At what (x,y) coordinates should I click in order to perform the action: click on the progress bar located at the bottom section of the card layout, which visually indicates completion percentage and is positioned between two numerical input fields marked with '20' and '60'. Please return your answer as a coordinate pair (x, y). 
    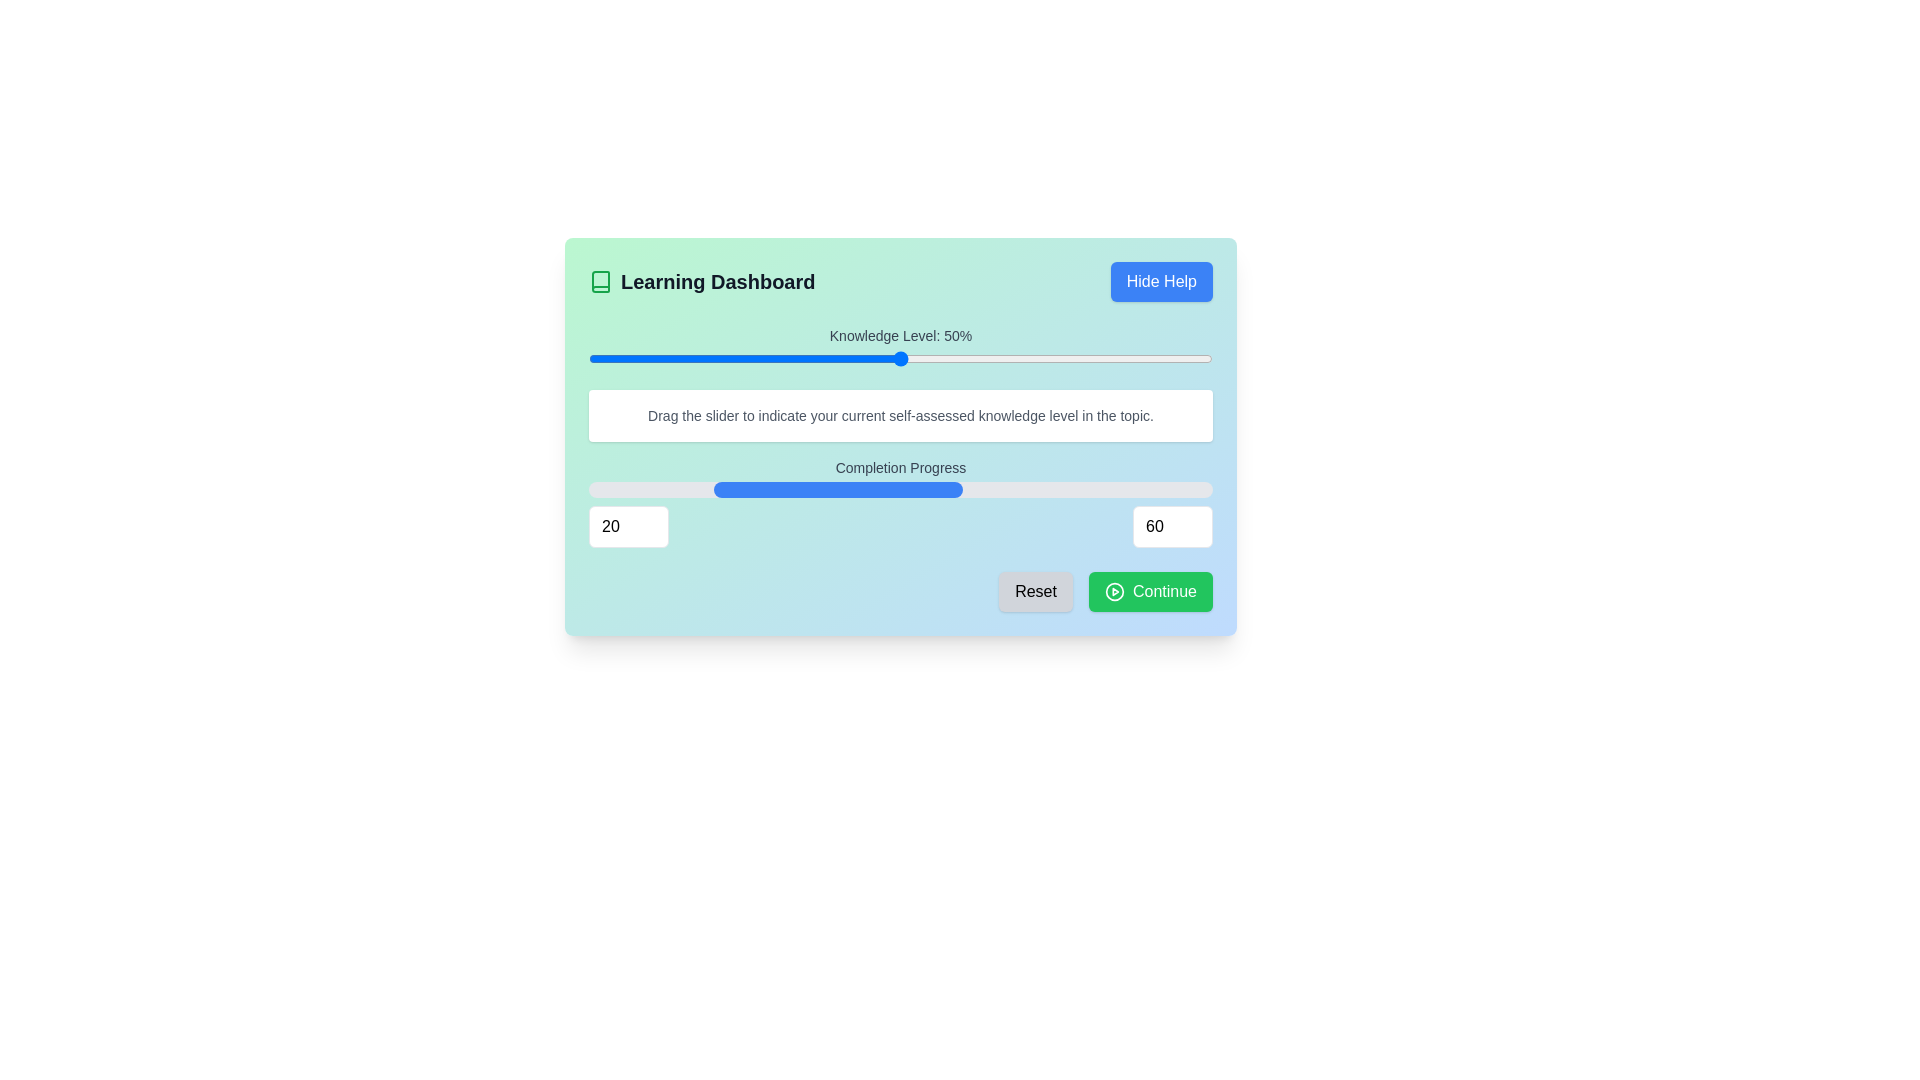
    Looking at the image, I should click on (900, 489).